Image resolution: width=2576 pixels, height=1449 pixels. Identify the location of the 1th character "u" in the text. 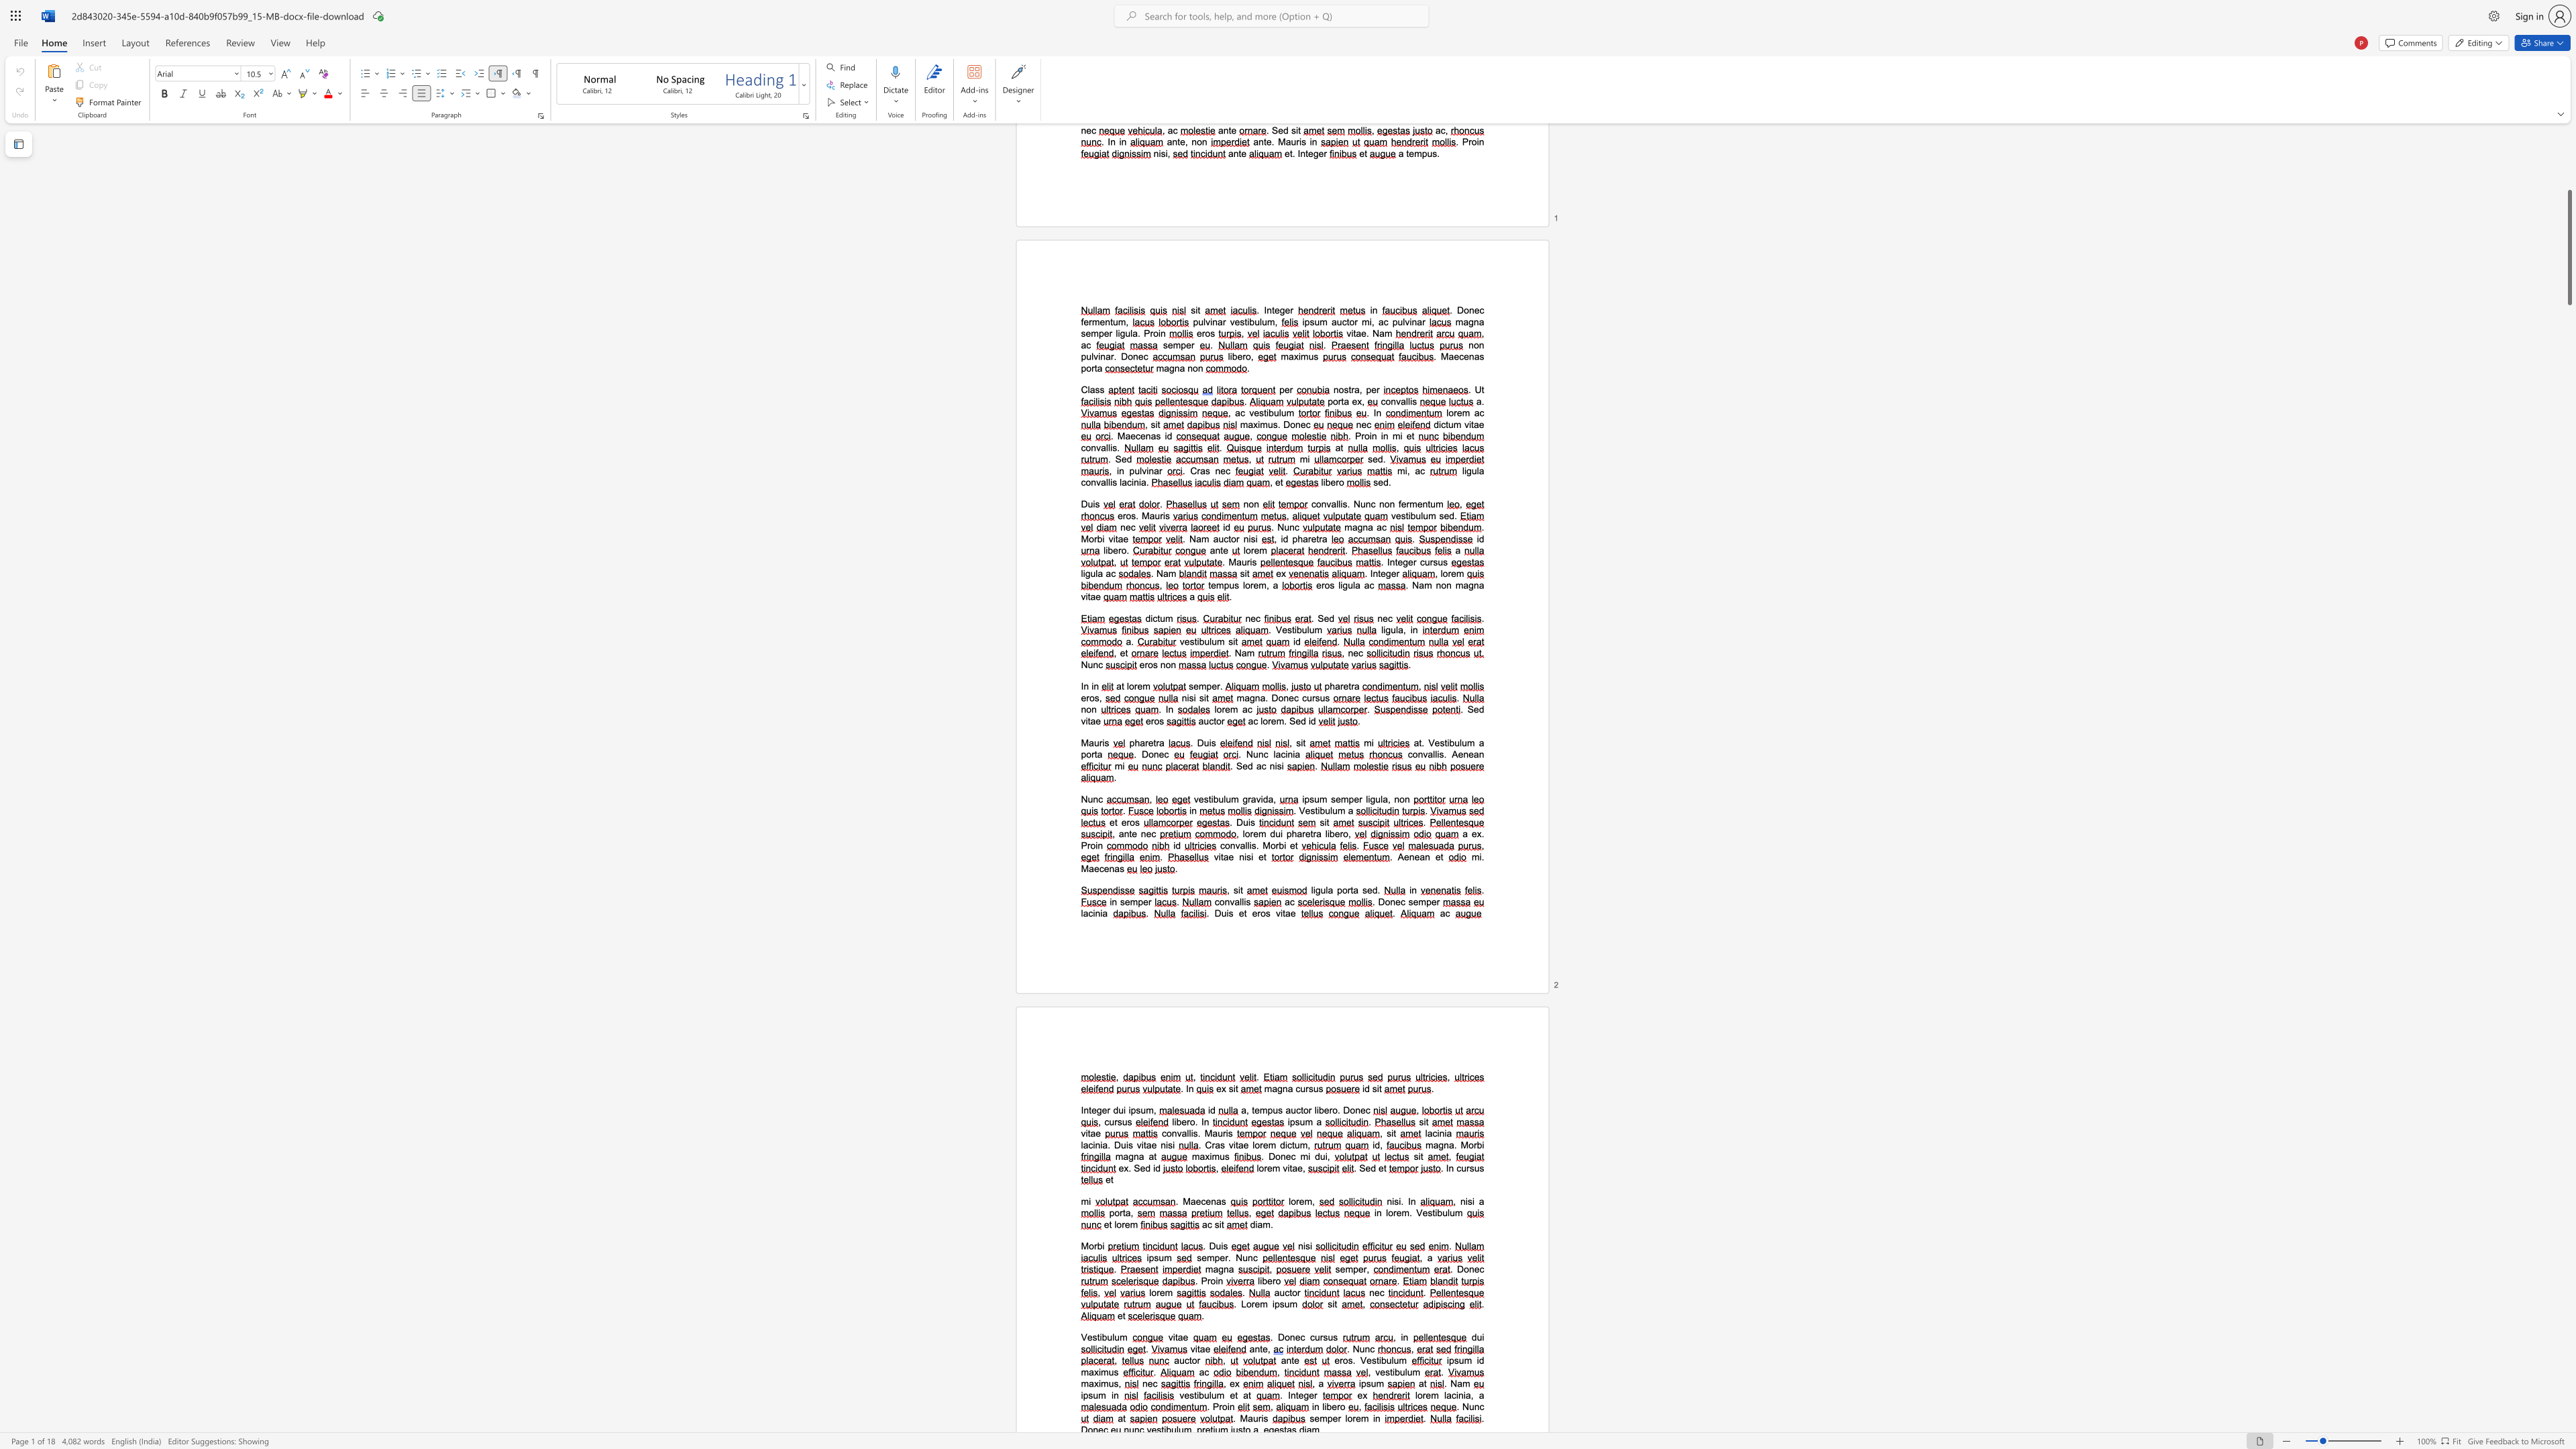
(1207, 1395).